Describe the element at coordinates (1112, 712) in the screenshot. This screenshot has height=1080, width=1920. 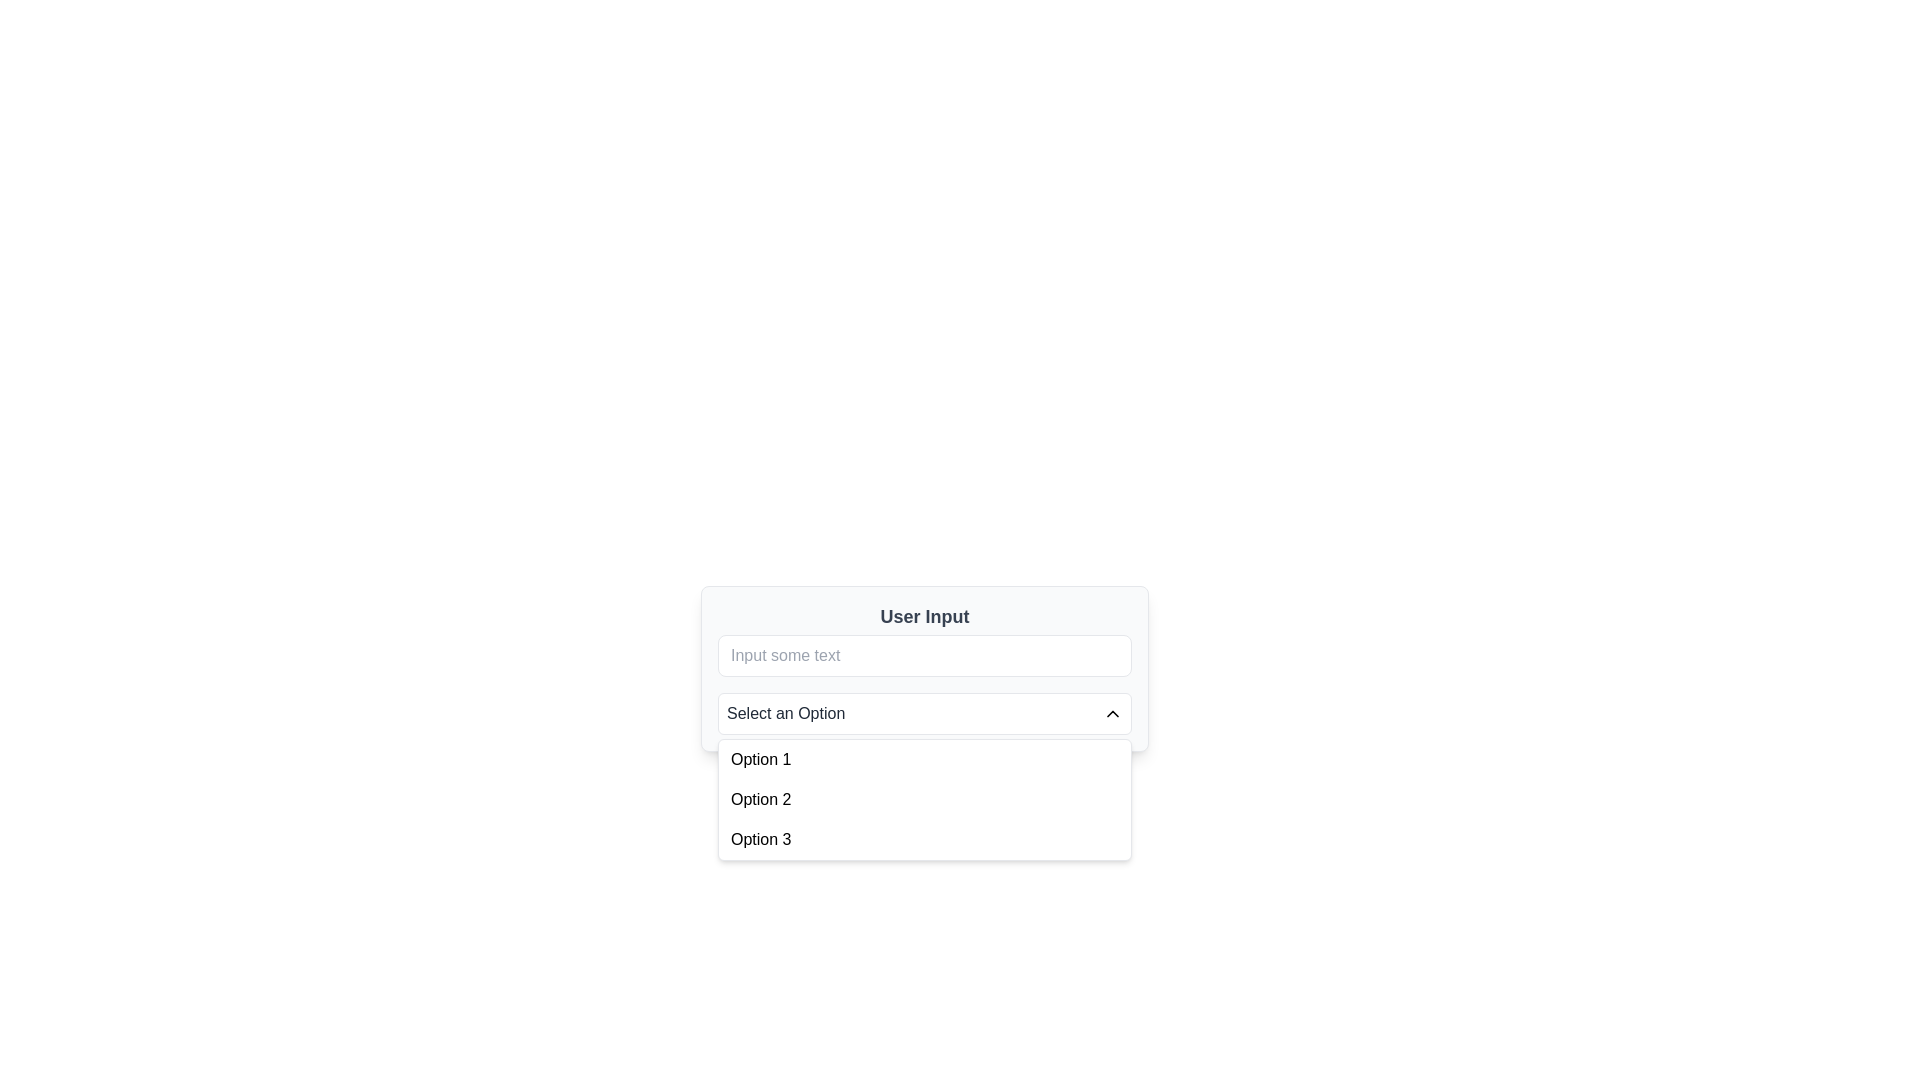
I see `the toggle icon located to the far right of the label 'Select an Option'` at that location.